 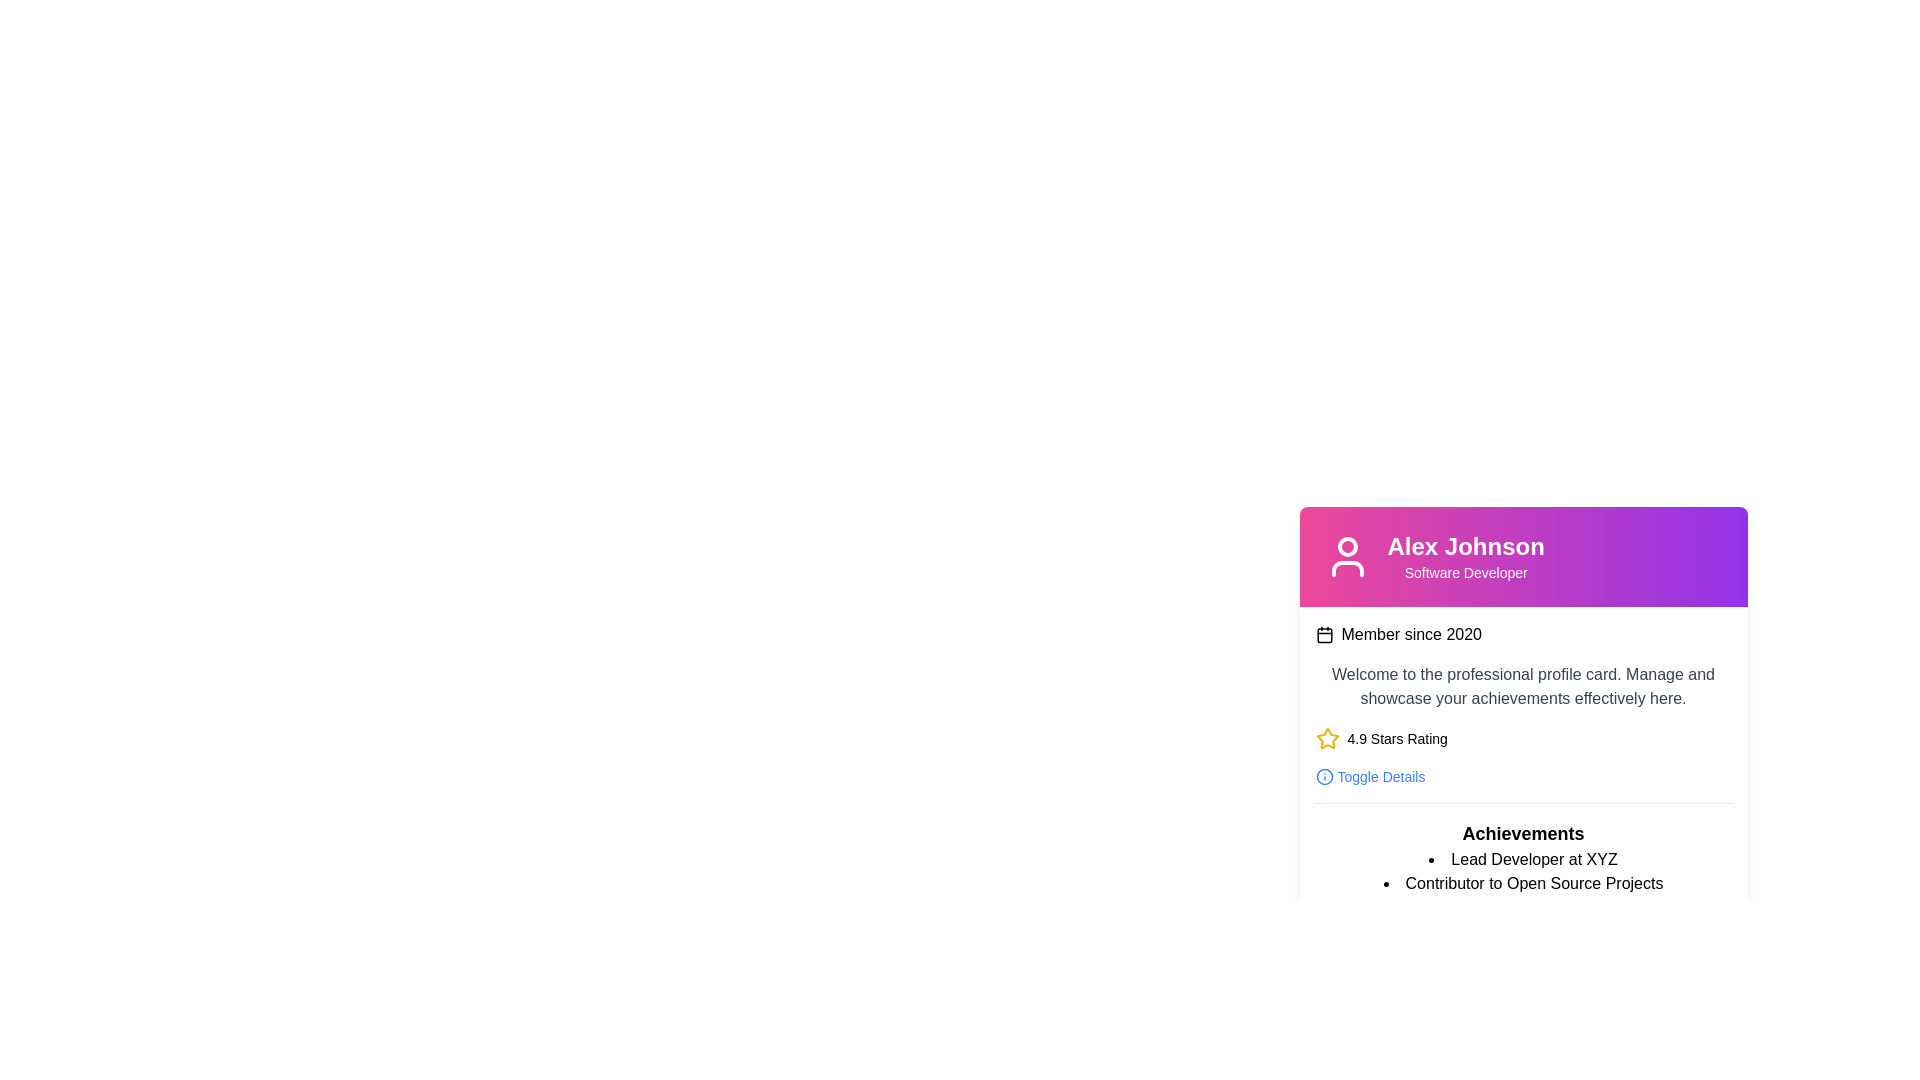 What do you see at coordinates (1522, 859) in the screenshot?
I see `the first bullet point in the 'Achievements' section that describes the user's professional title or role` at bounding box center [1522, 859].